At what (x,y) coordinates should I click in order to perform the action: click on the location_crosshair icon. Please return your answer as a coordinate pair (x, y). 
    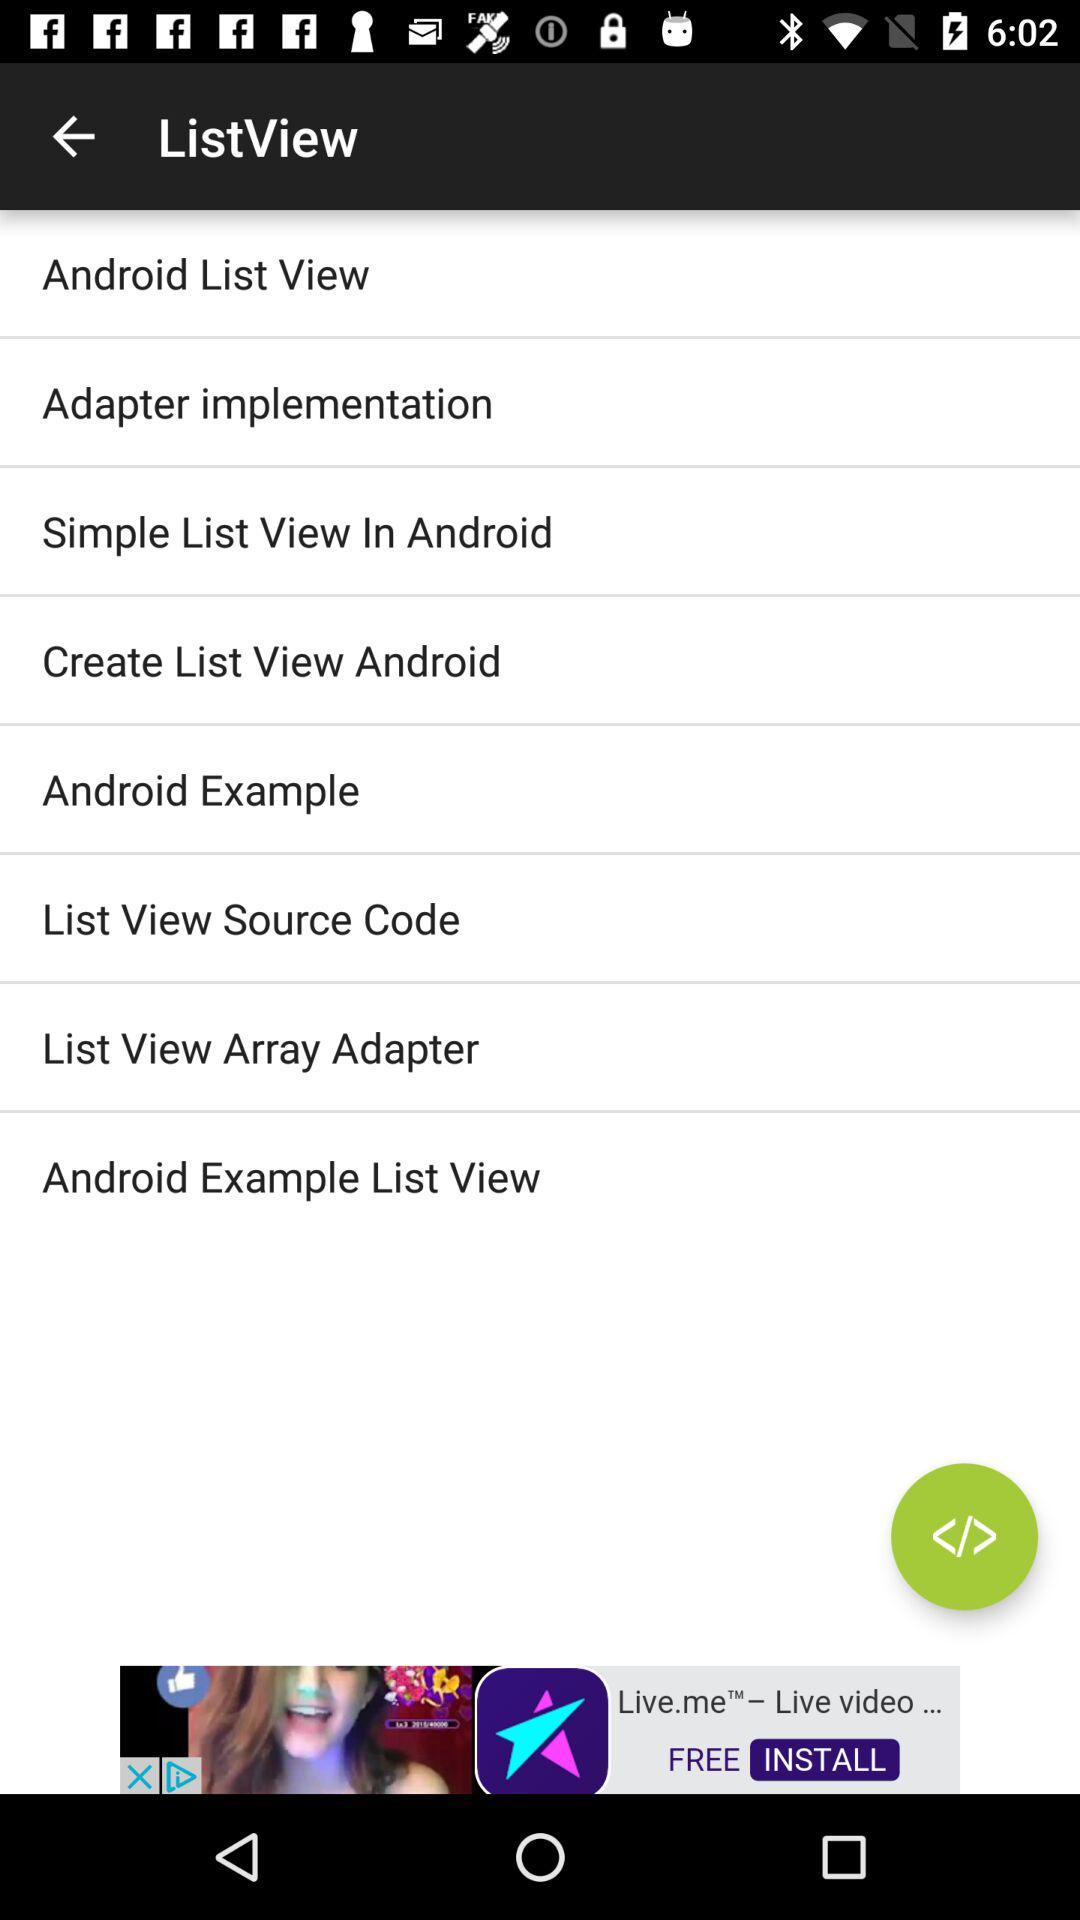
    Looking at the image, I should click on (963, 1535).